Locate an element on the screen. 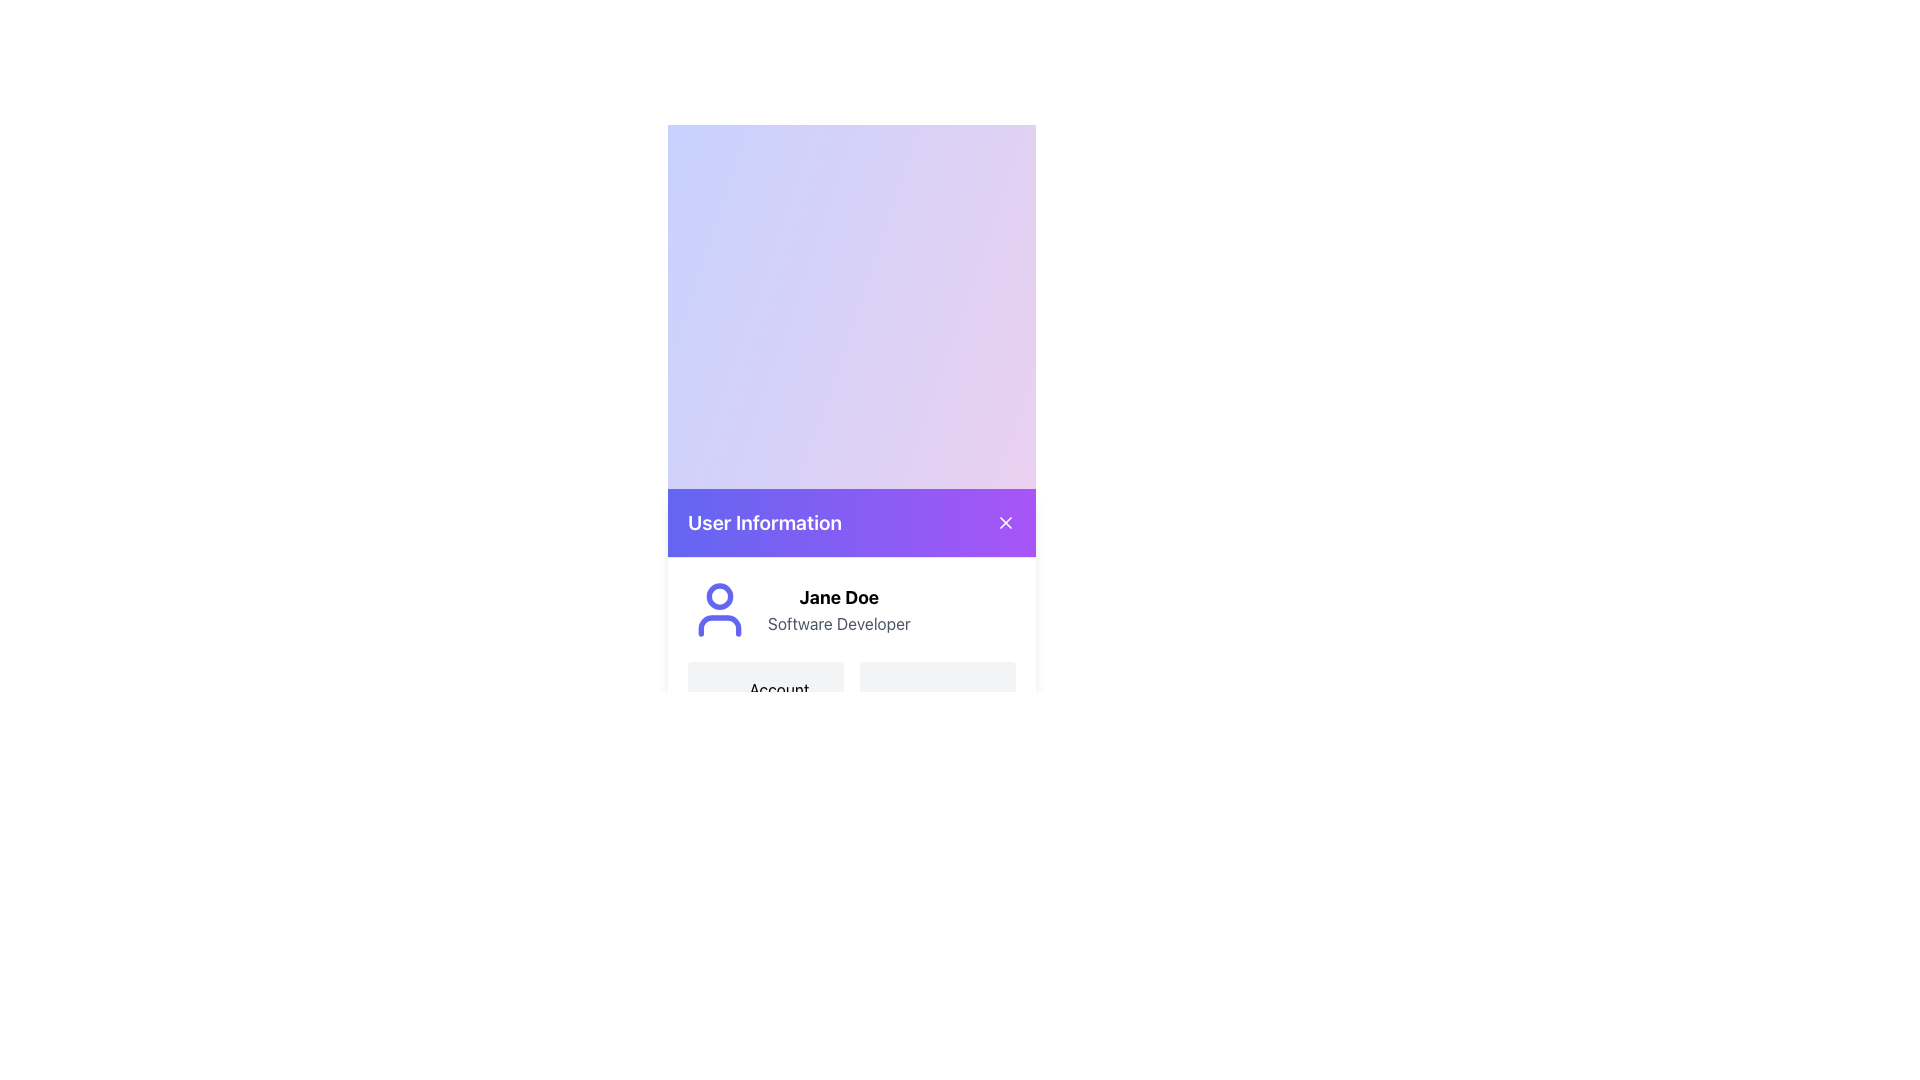  the Text Label that designates 'Software Developer' for the user 'Jane Doe', which is positioned immediately below 'Jane Doe' and to the right of a user profile icon is located at coordinates (839, 622).